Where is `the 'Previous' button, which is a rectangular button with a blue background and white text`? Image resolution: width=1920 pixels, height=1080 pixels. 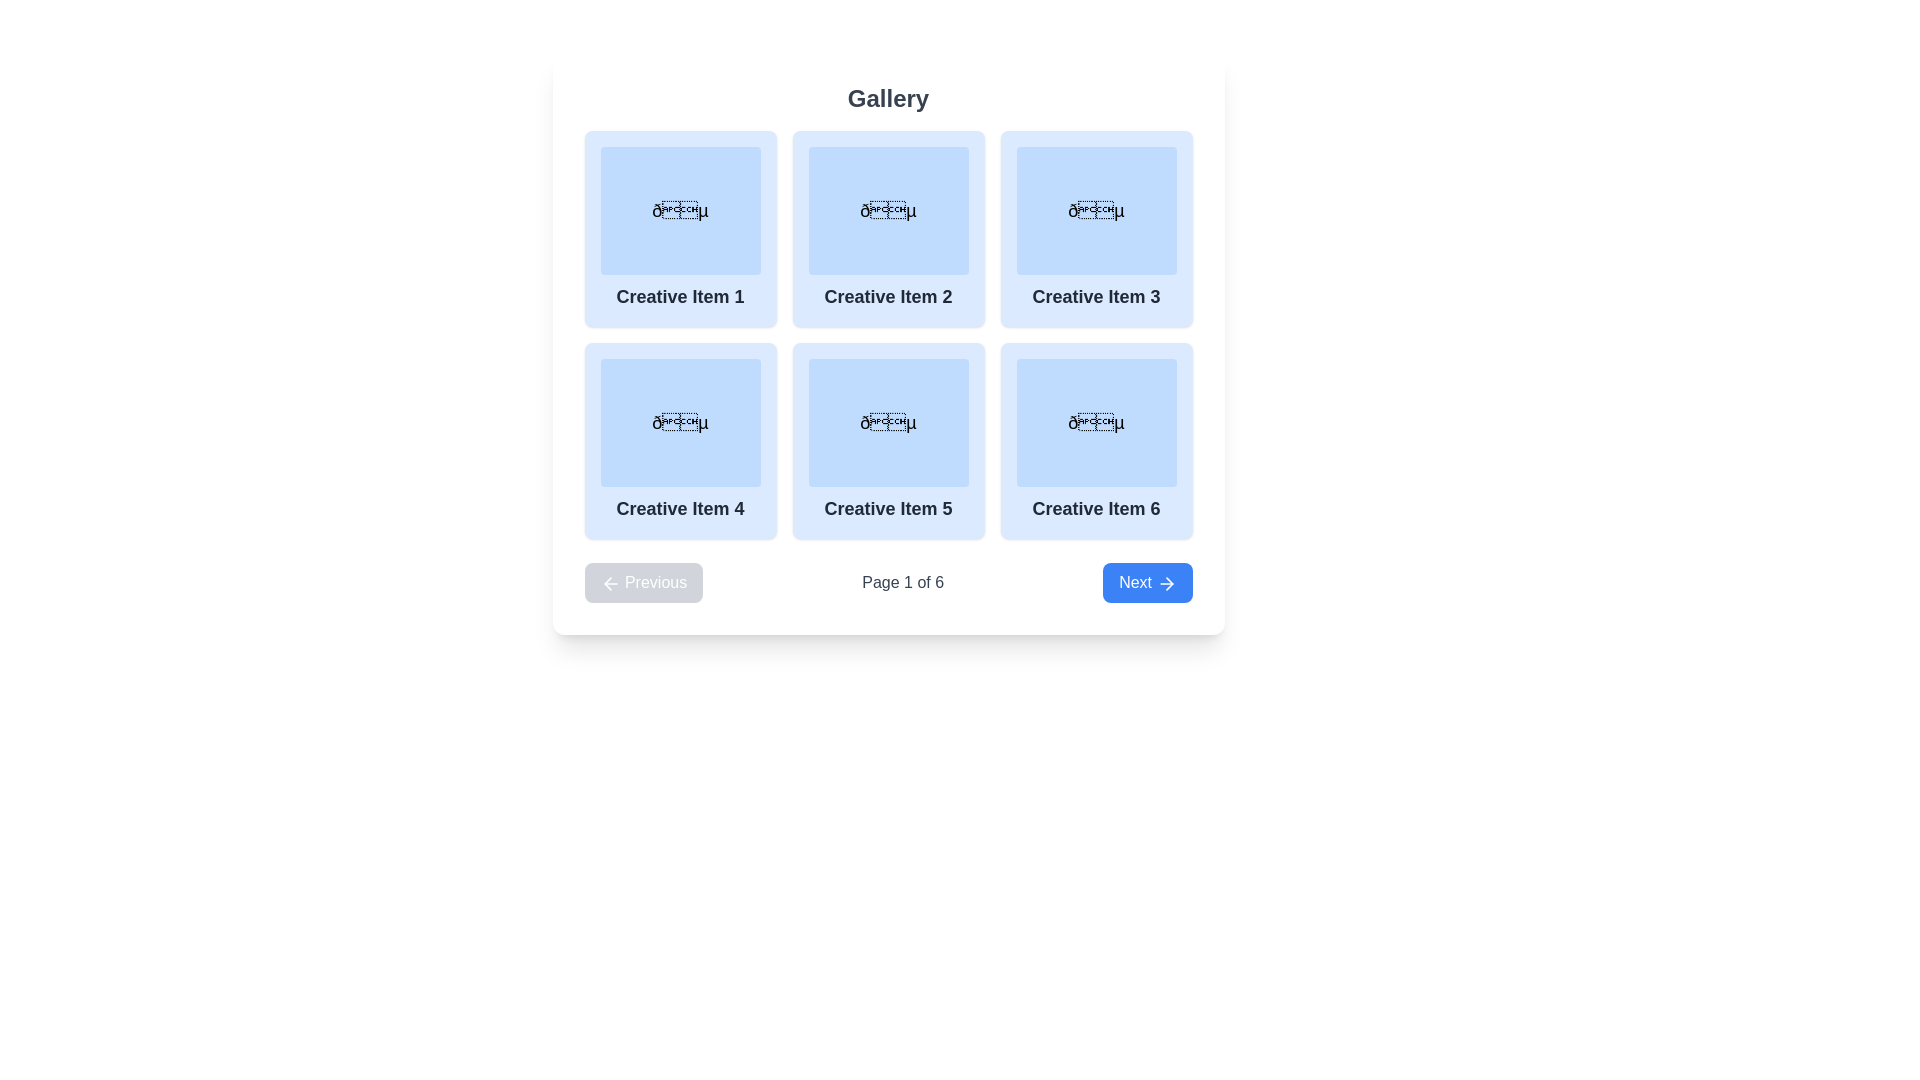
the 'Previous' button, which is a rectangular button with a blue background and white text is located at coordinates (643, 582).